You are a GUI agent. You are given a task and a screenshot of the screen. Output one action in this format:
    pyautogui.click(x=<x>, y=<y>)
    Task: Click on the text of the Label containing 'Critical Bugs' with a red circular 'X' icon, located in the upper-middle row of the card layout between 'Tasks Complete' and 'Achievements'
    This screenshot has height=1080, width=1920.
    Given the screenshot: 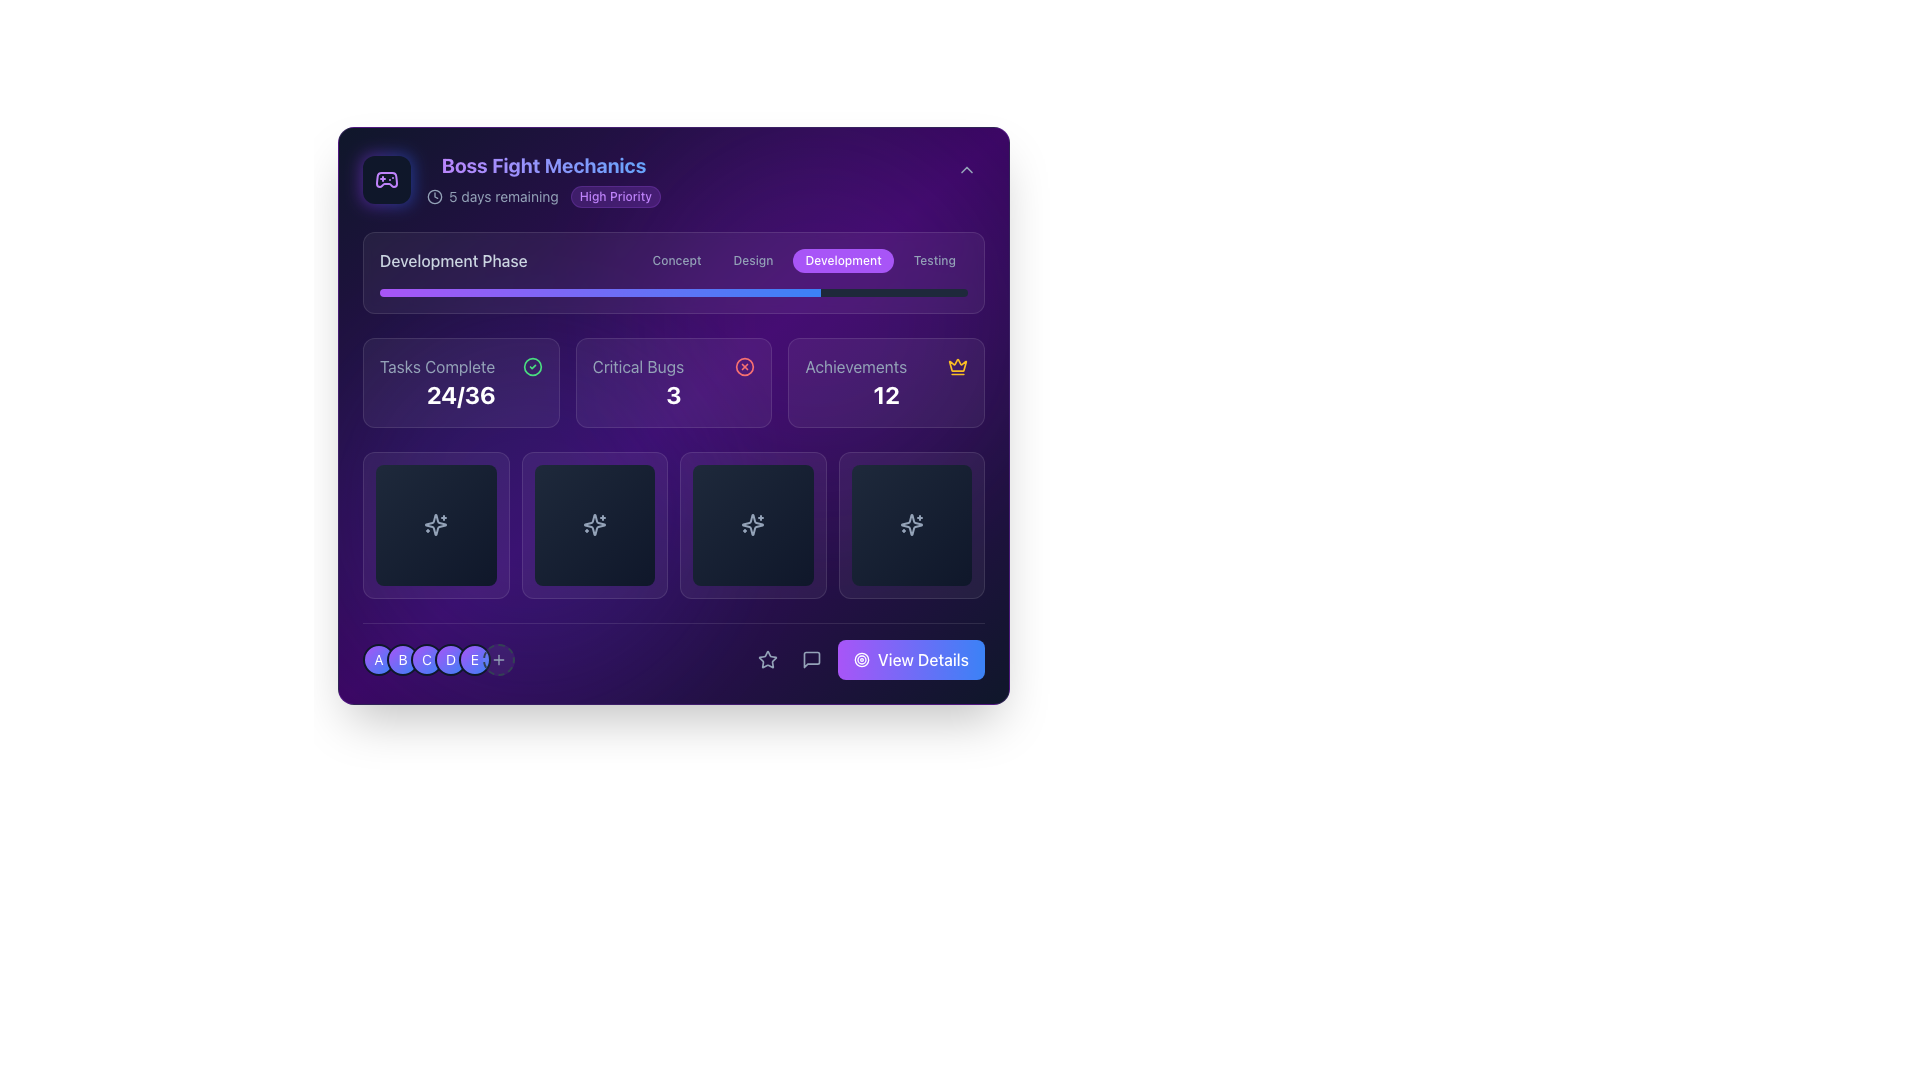 What is the action you would take?
    pyautogui.click(x=673, y=366)
    